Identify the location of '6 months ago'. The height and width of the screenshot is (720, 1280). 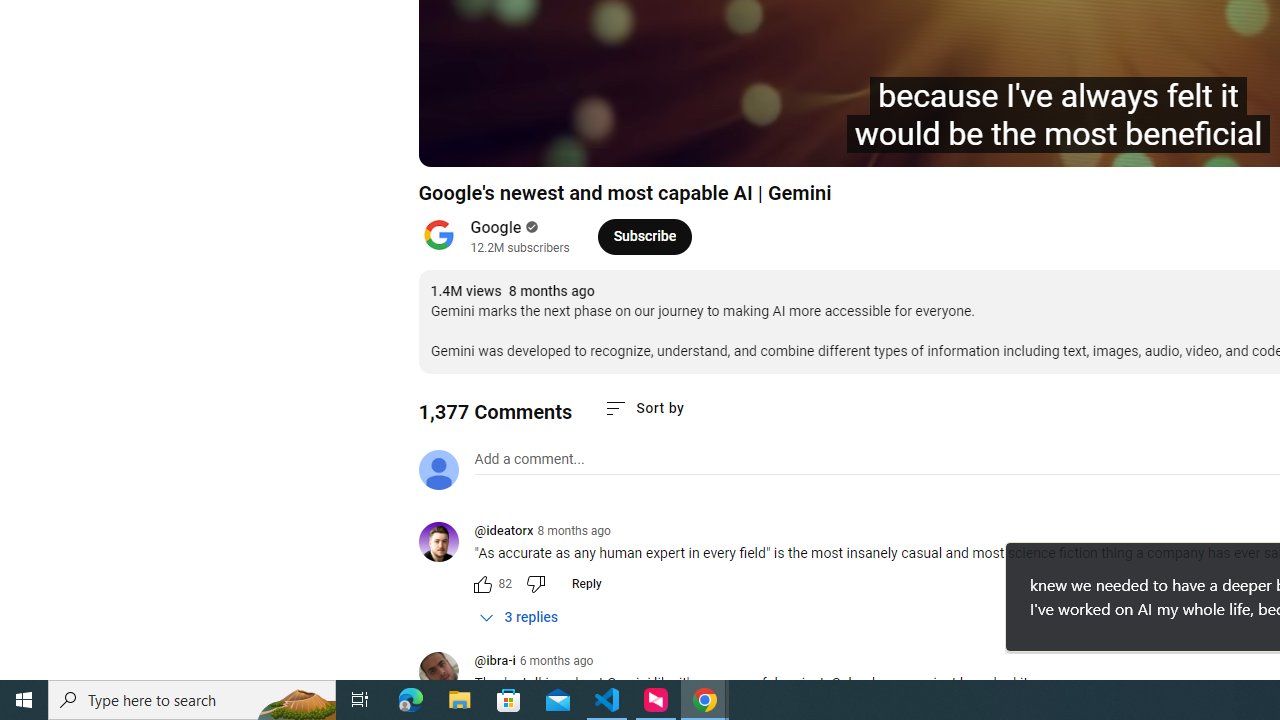
(556, 661).